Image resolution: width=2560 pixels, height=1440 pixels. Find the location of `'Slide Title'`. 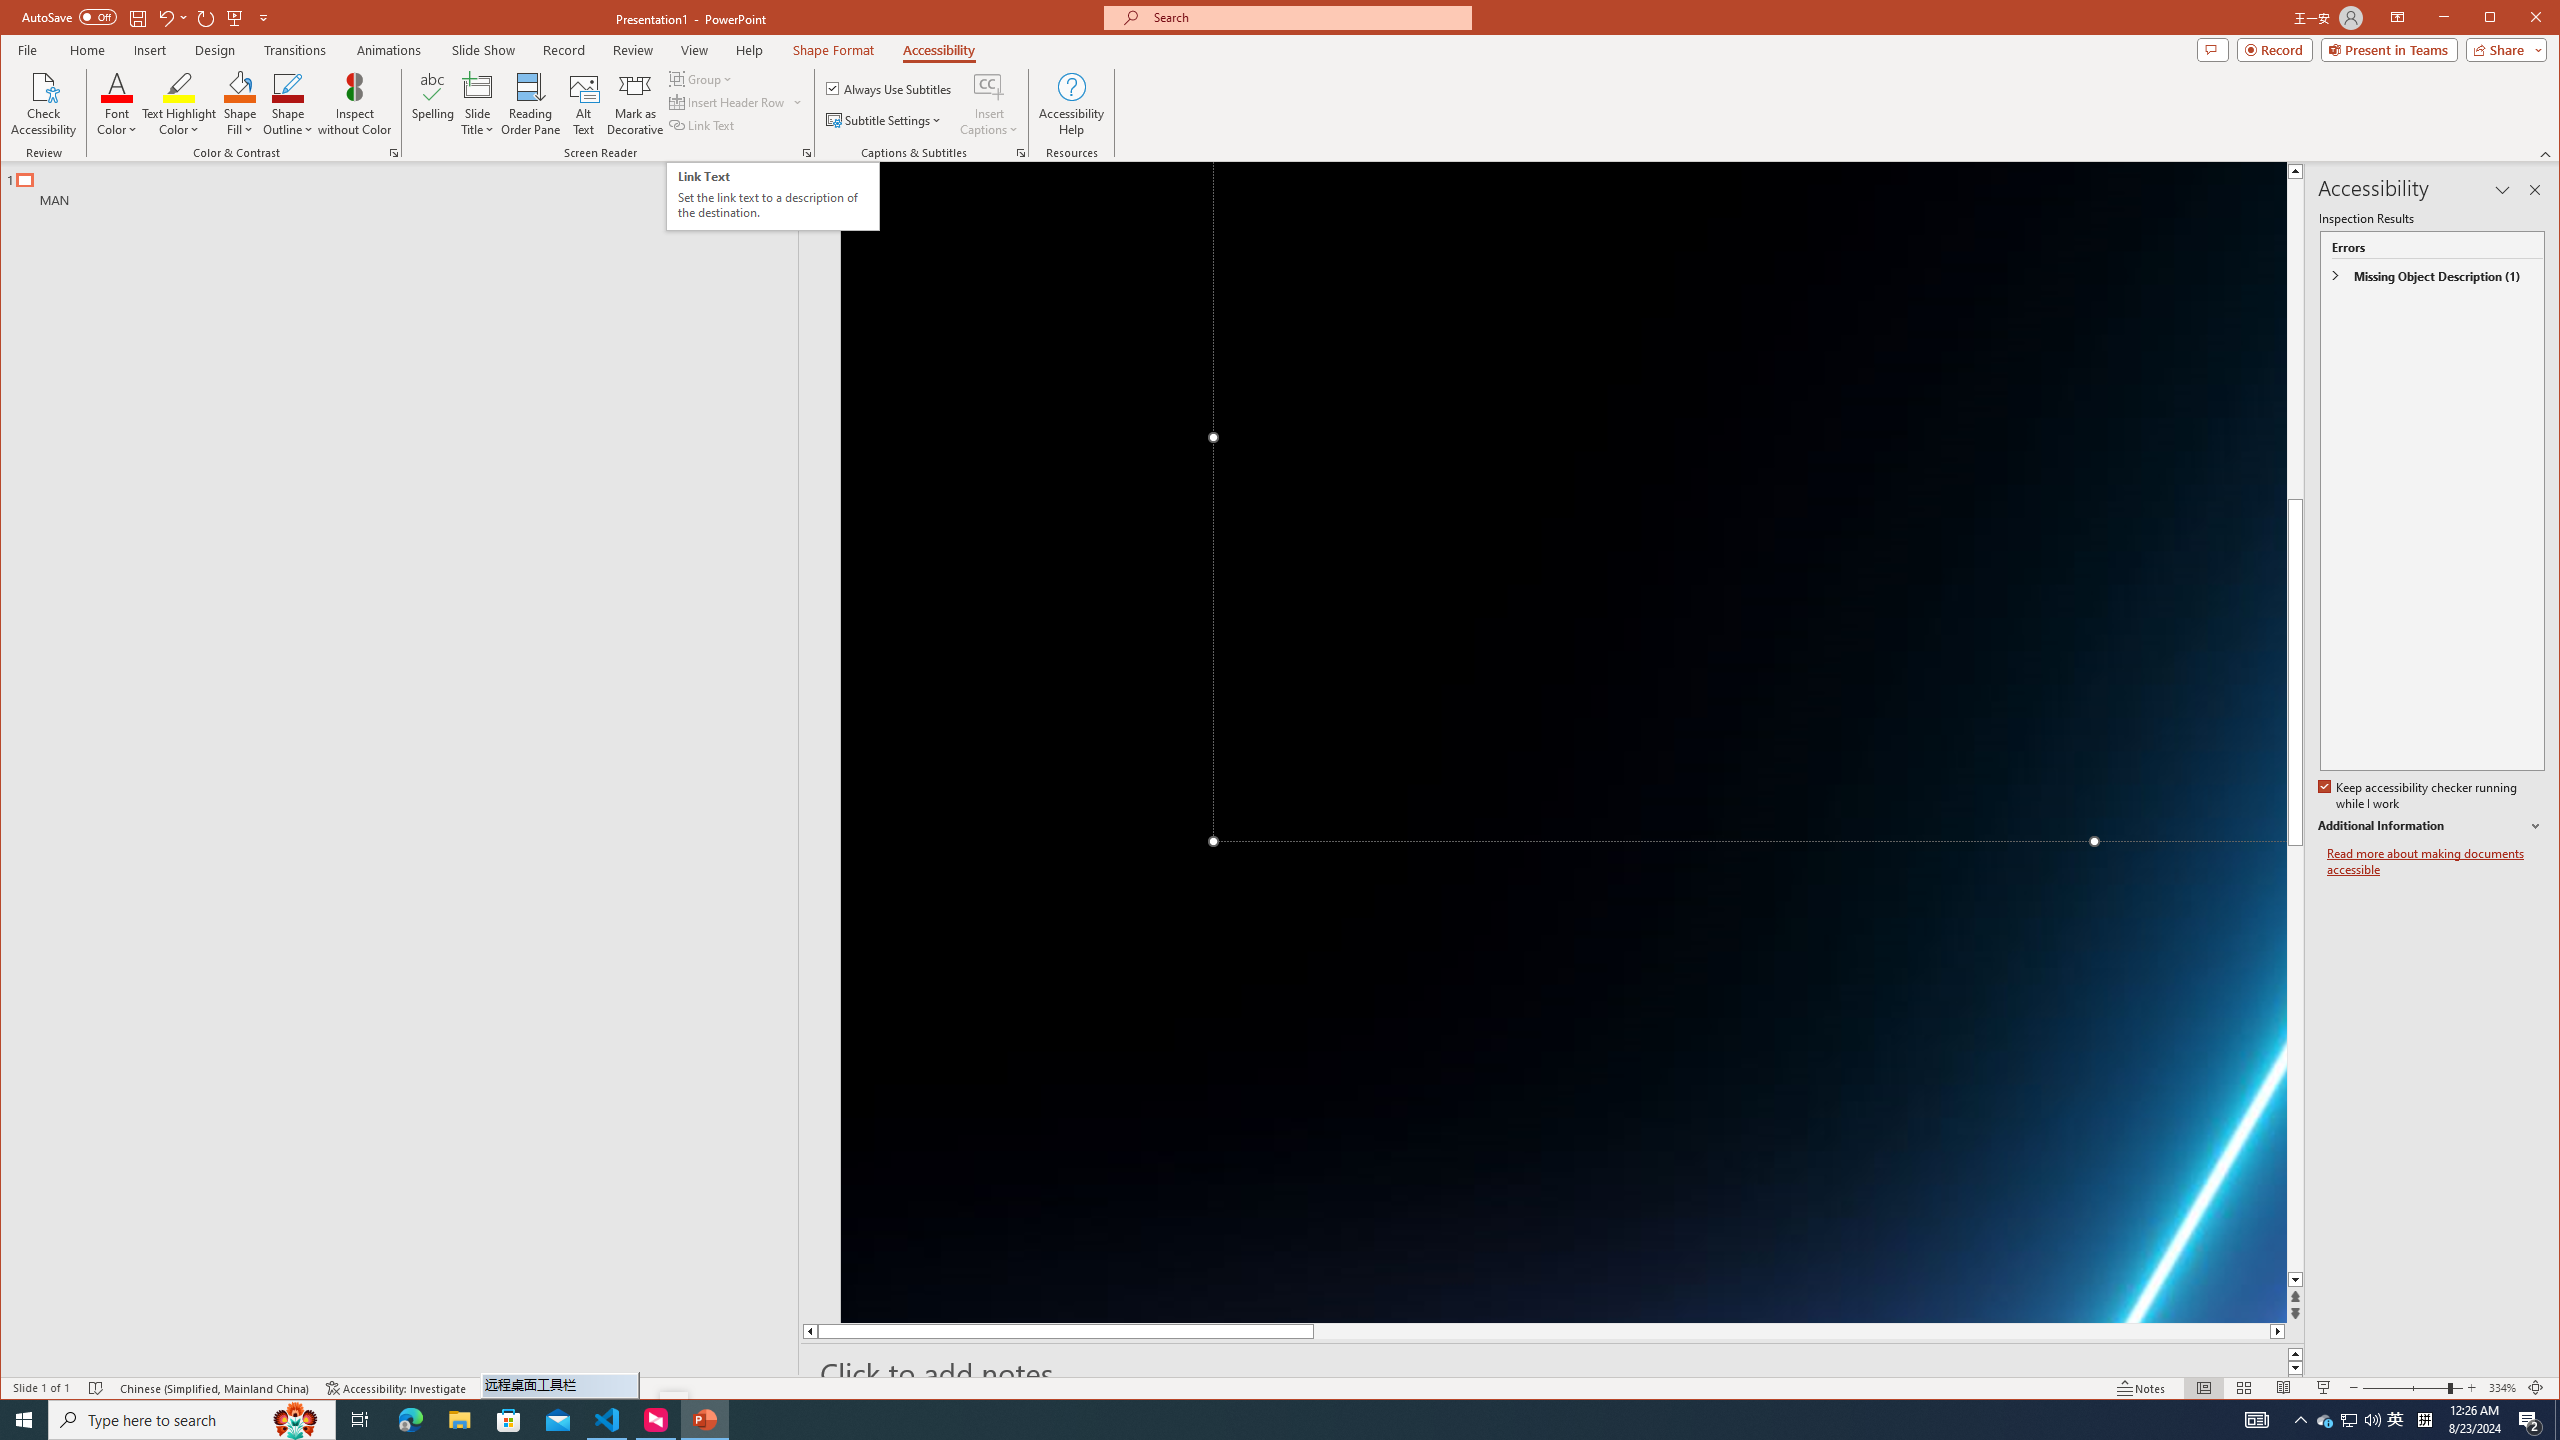

'Slide Title' is located at coordinates (477, 103).